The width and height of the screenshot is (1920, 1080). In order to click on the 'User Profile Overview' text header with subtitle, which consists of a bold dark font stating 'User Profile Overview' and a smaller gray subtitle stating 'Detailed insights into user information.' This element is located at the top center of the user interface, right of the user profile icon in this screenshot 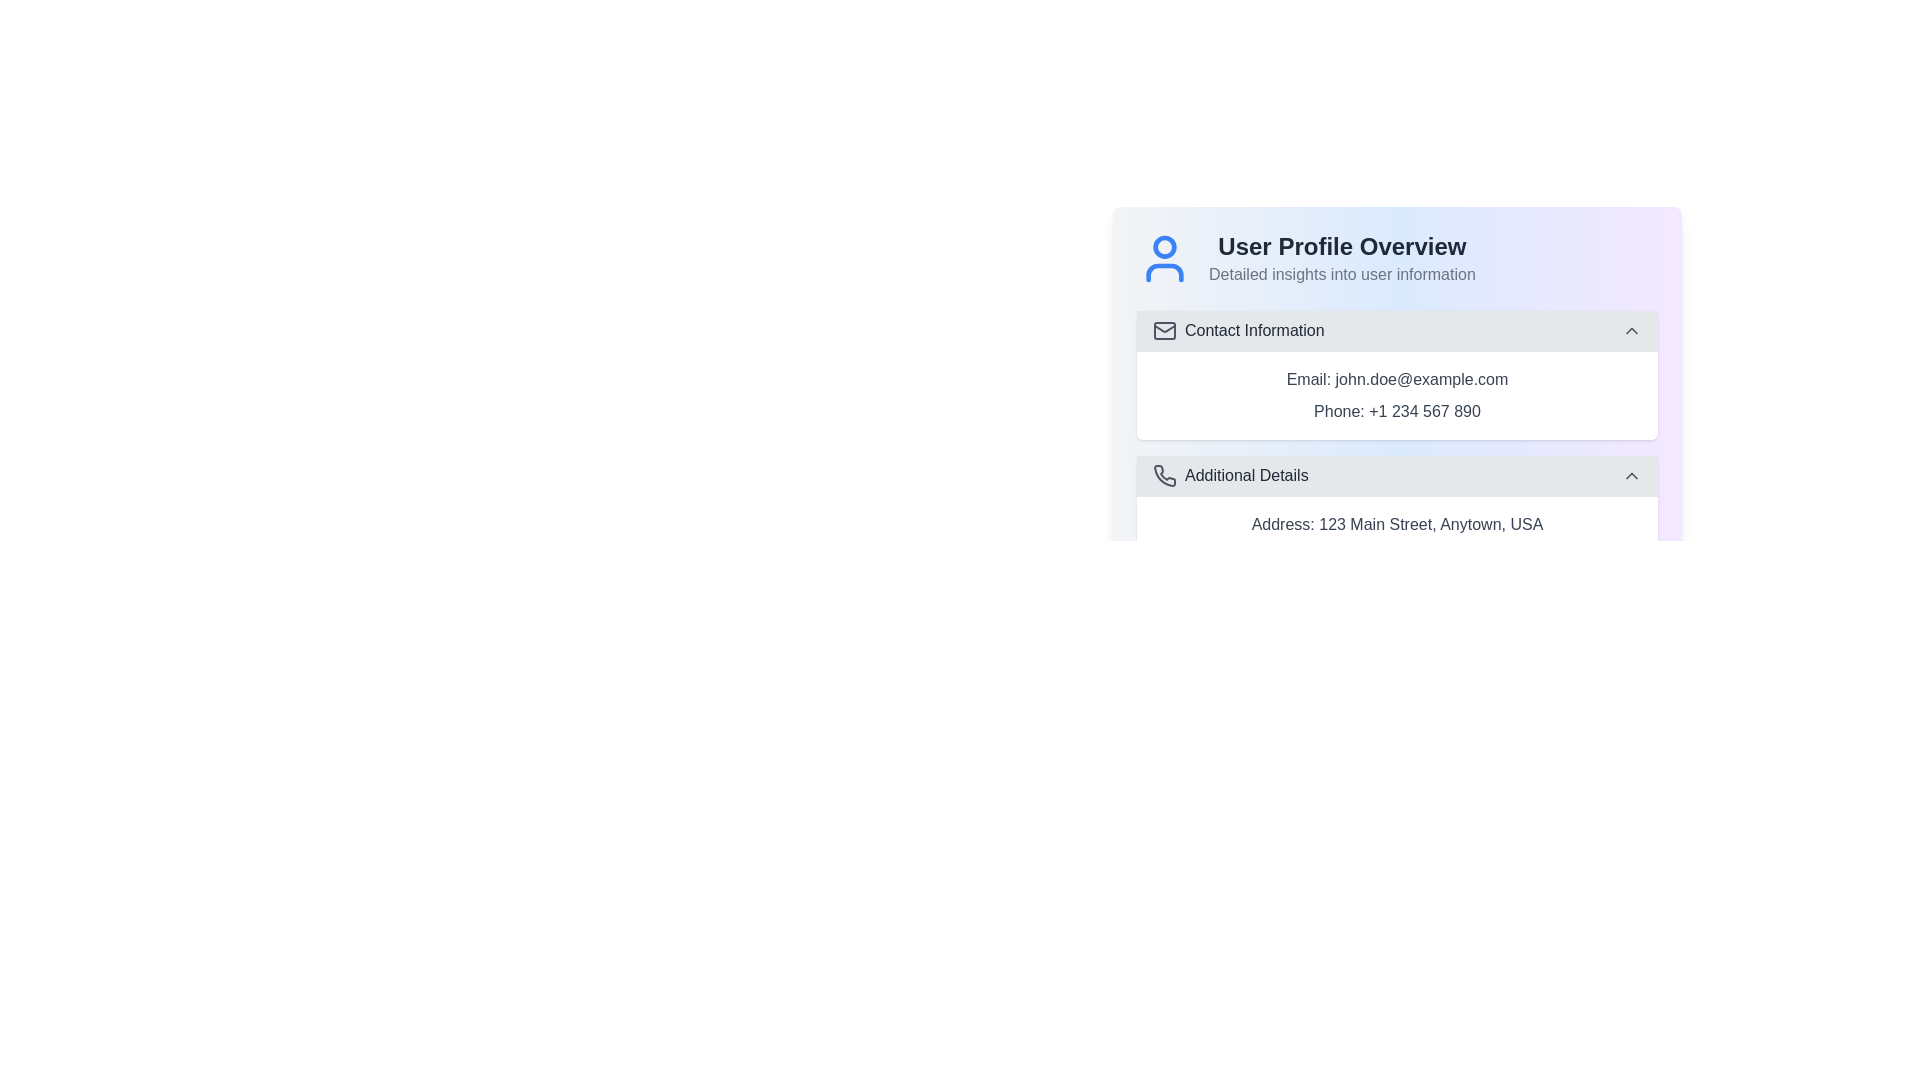, I will do `click(1342, 257)`.